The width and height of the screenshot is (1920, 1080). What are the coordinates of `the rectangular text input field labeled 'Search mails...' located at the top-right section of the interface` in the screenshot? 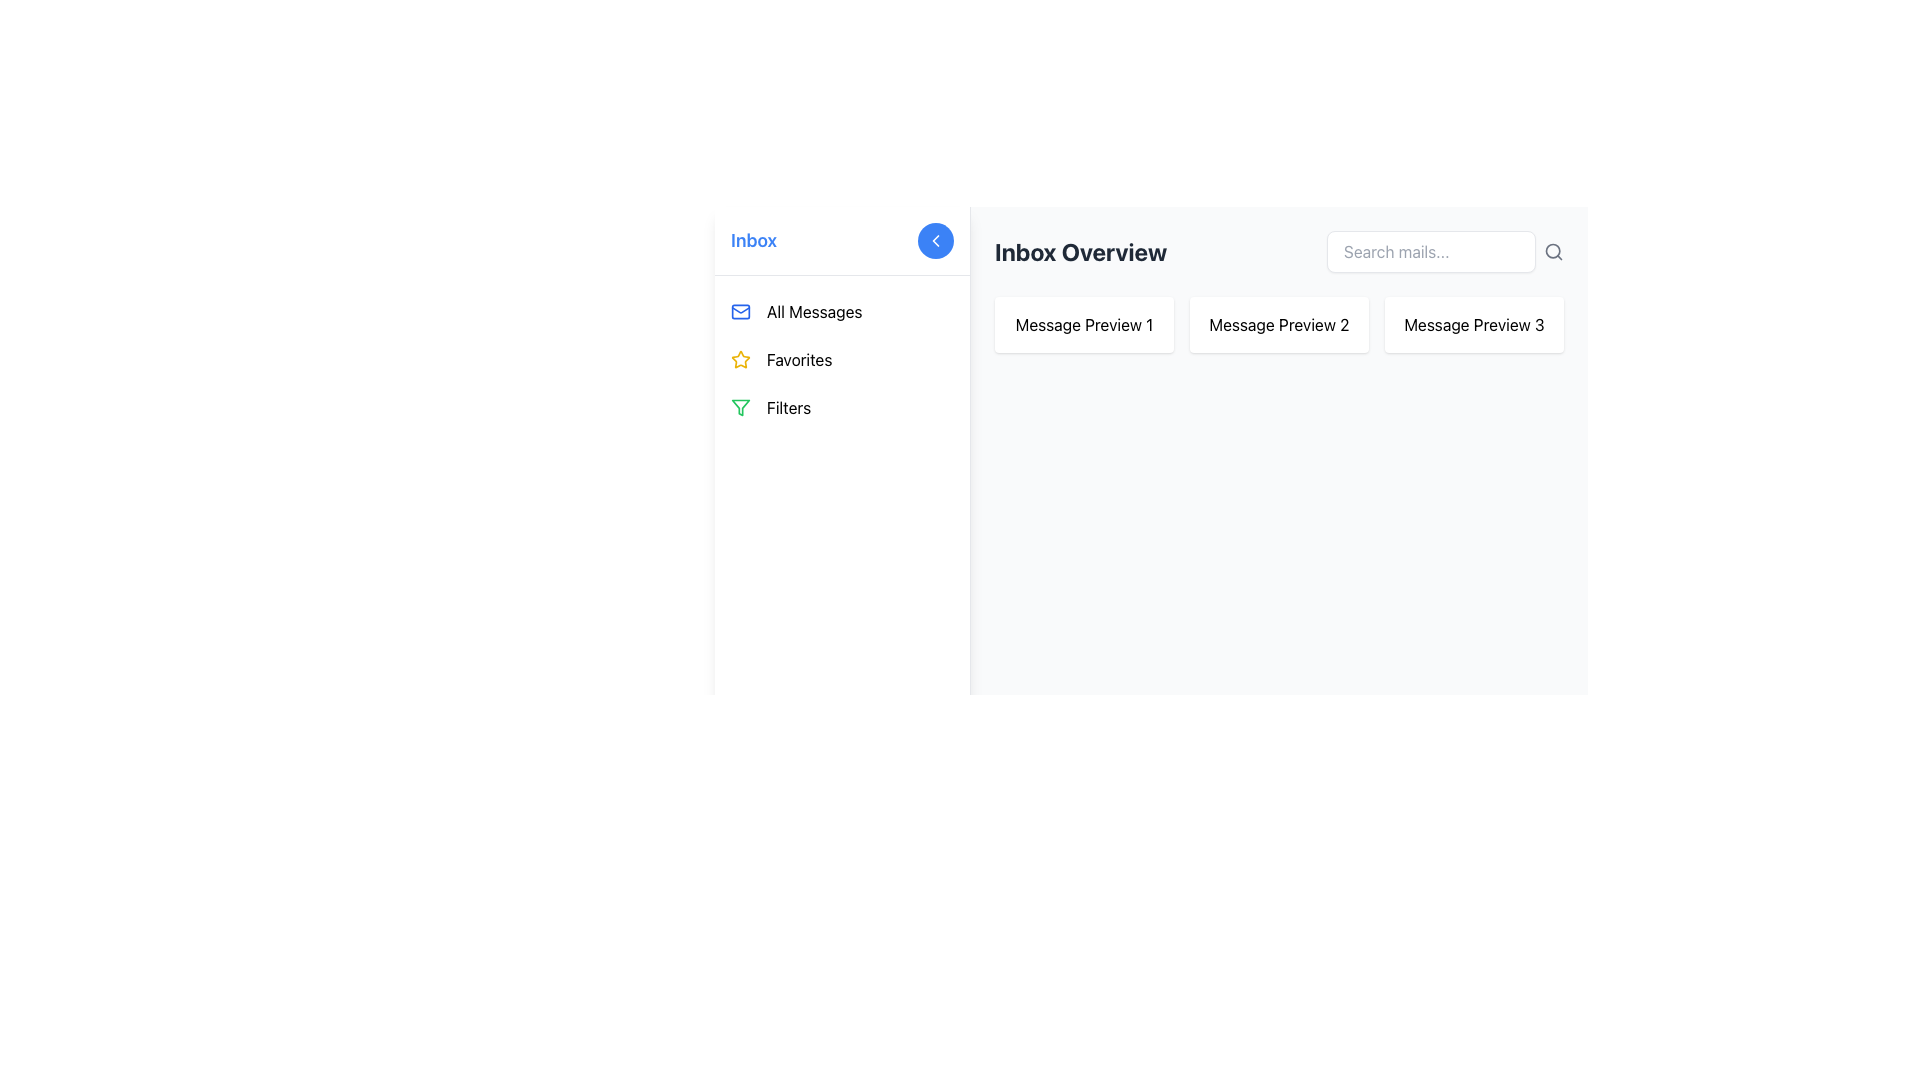 It's located at (1430, 250).